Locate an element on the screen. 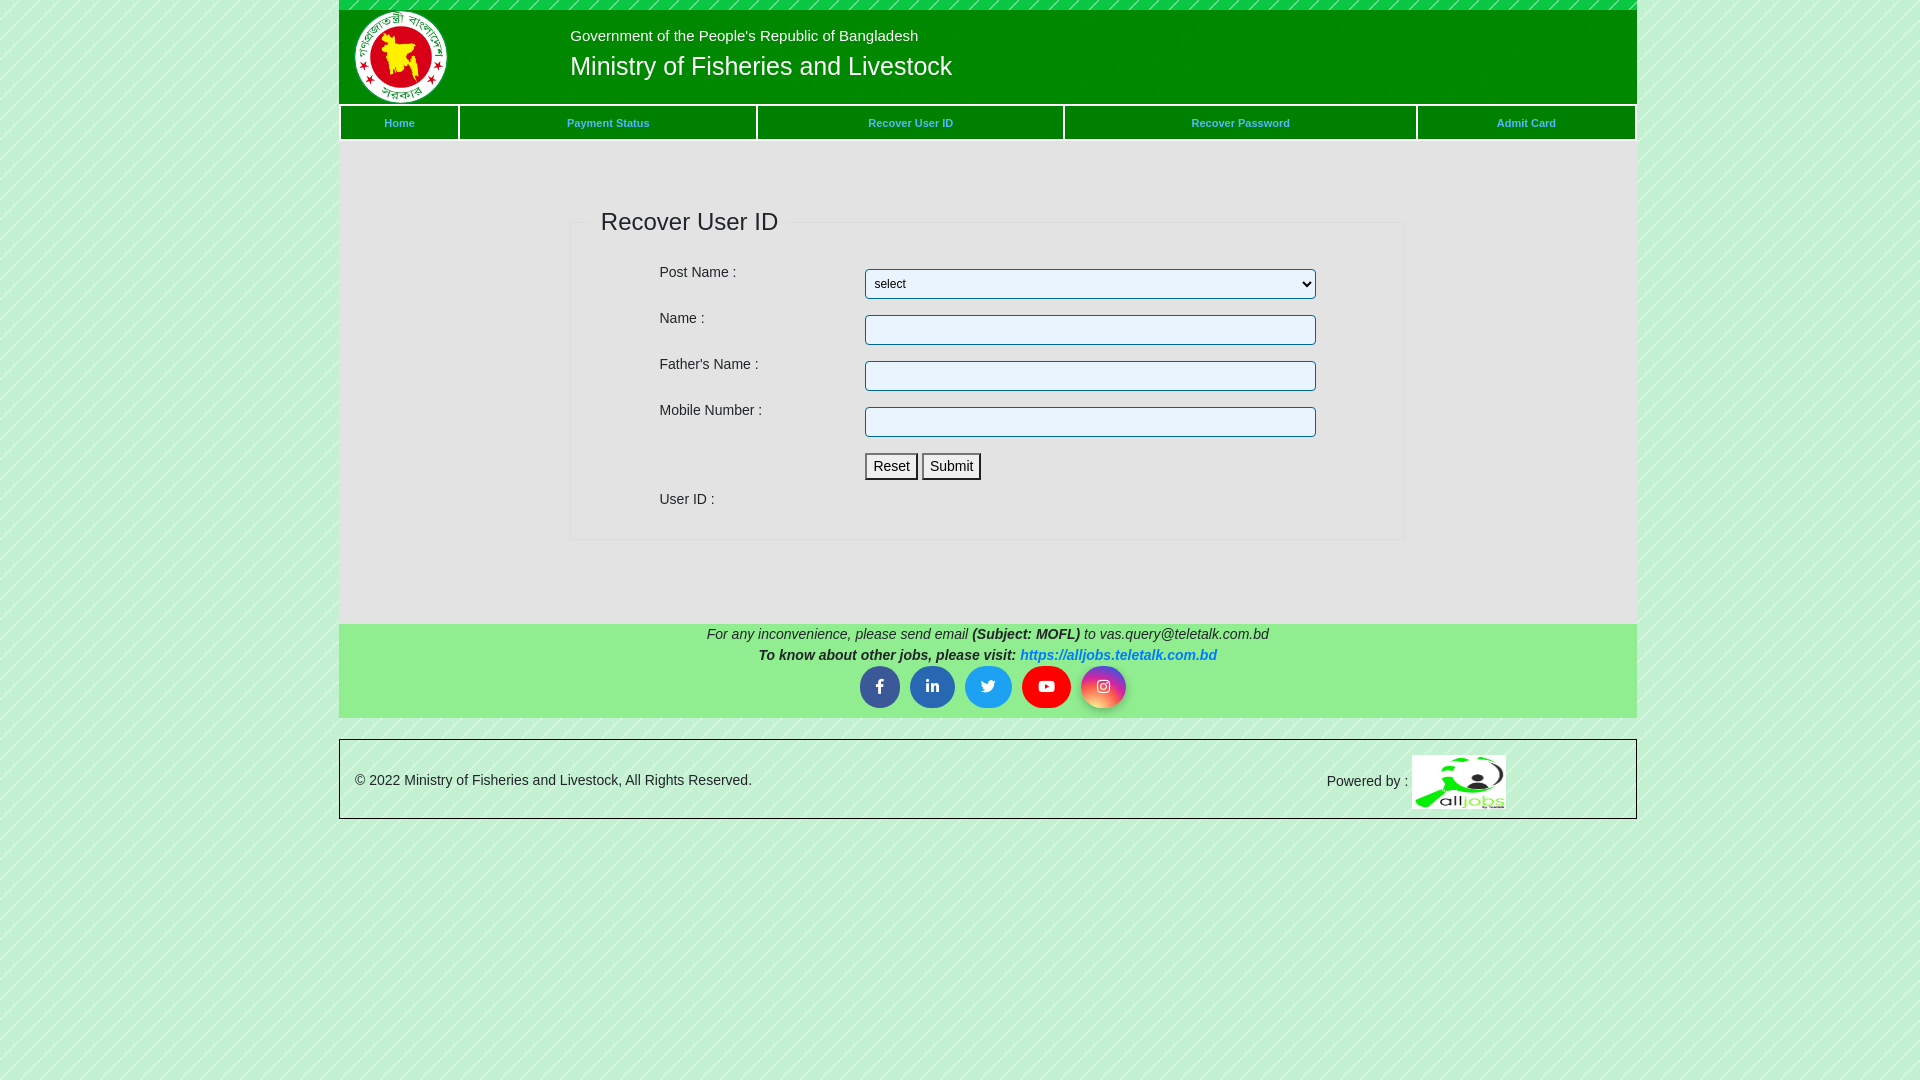 The image size is (1920, 1080). 'Recover Password' is located at coordinates (1240, 123).